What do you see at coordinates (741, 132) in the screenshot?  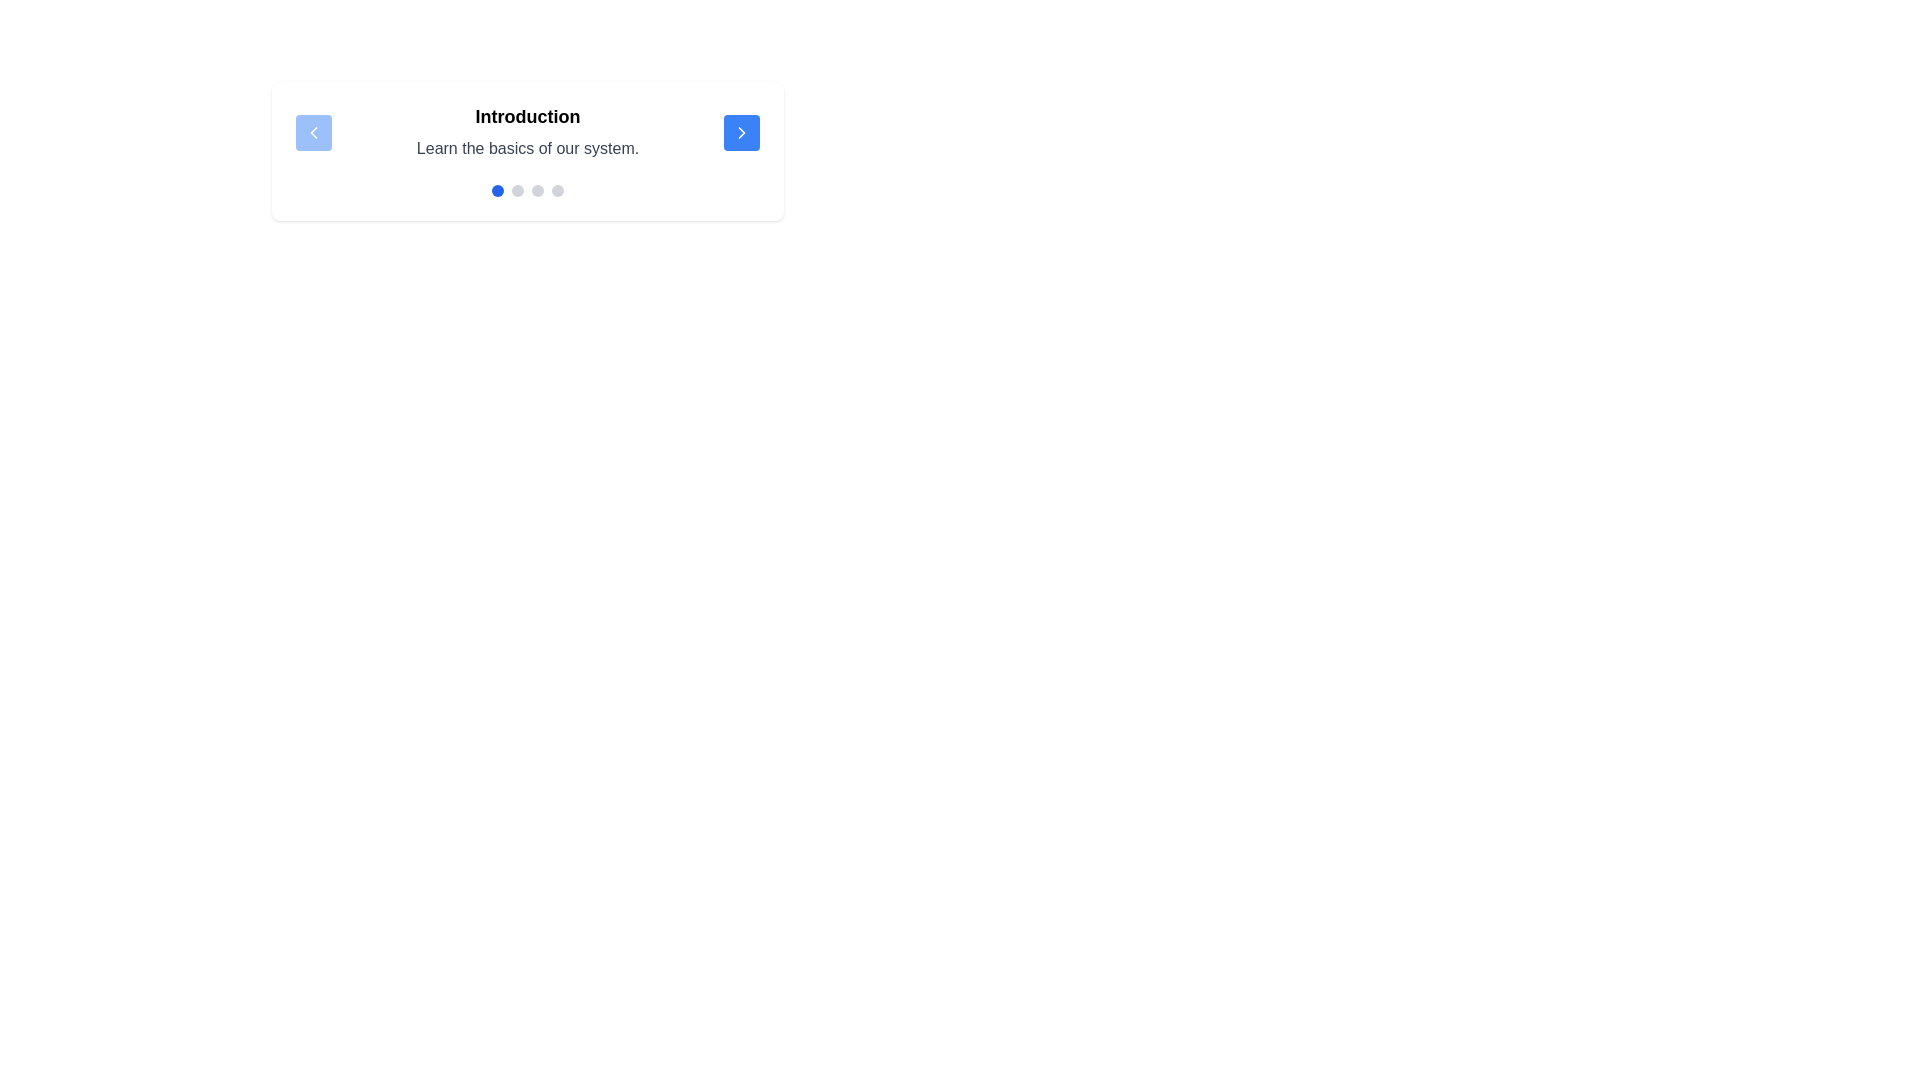 I see `the right-pointing chevron icon located in the top-right corner of the white rectangular section that contains text and a pagination indicator` at bounding box center [741, 132].